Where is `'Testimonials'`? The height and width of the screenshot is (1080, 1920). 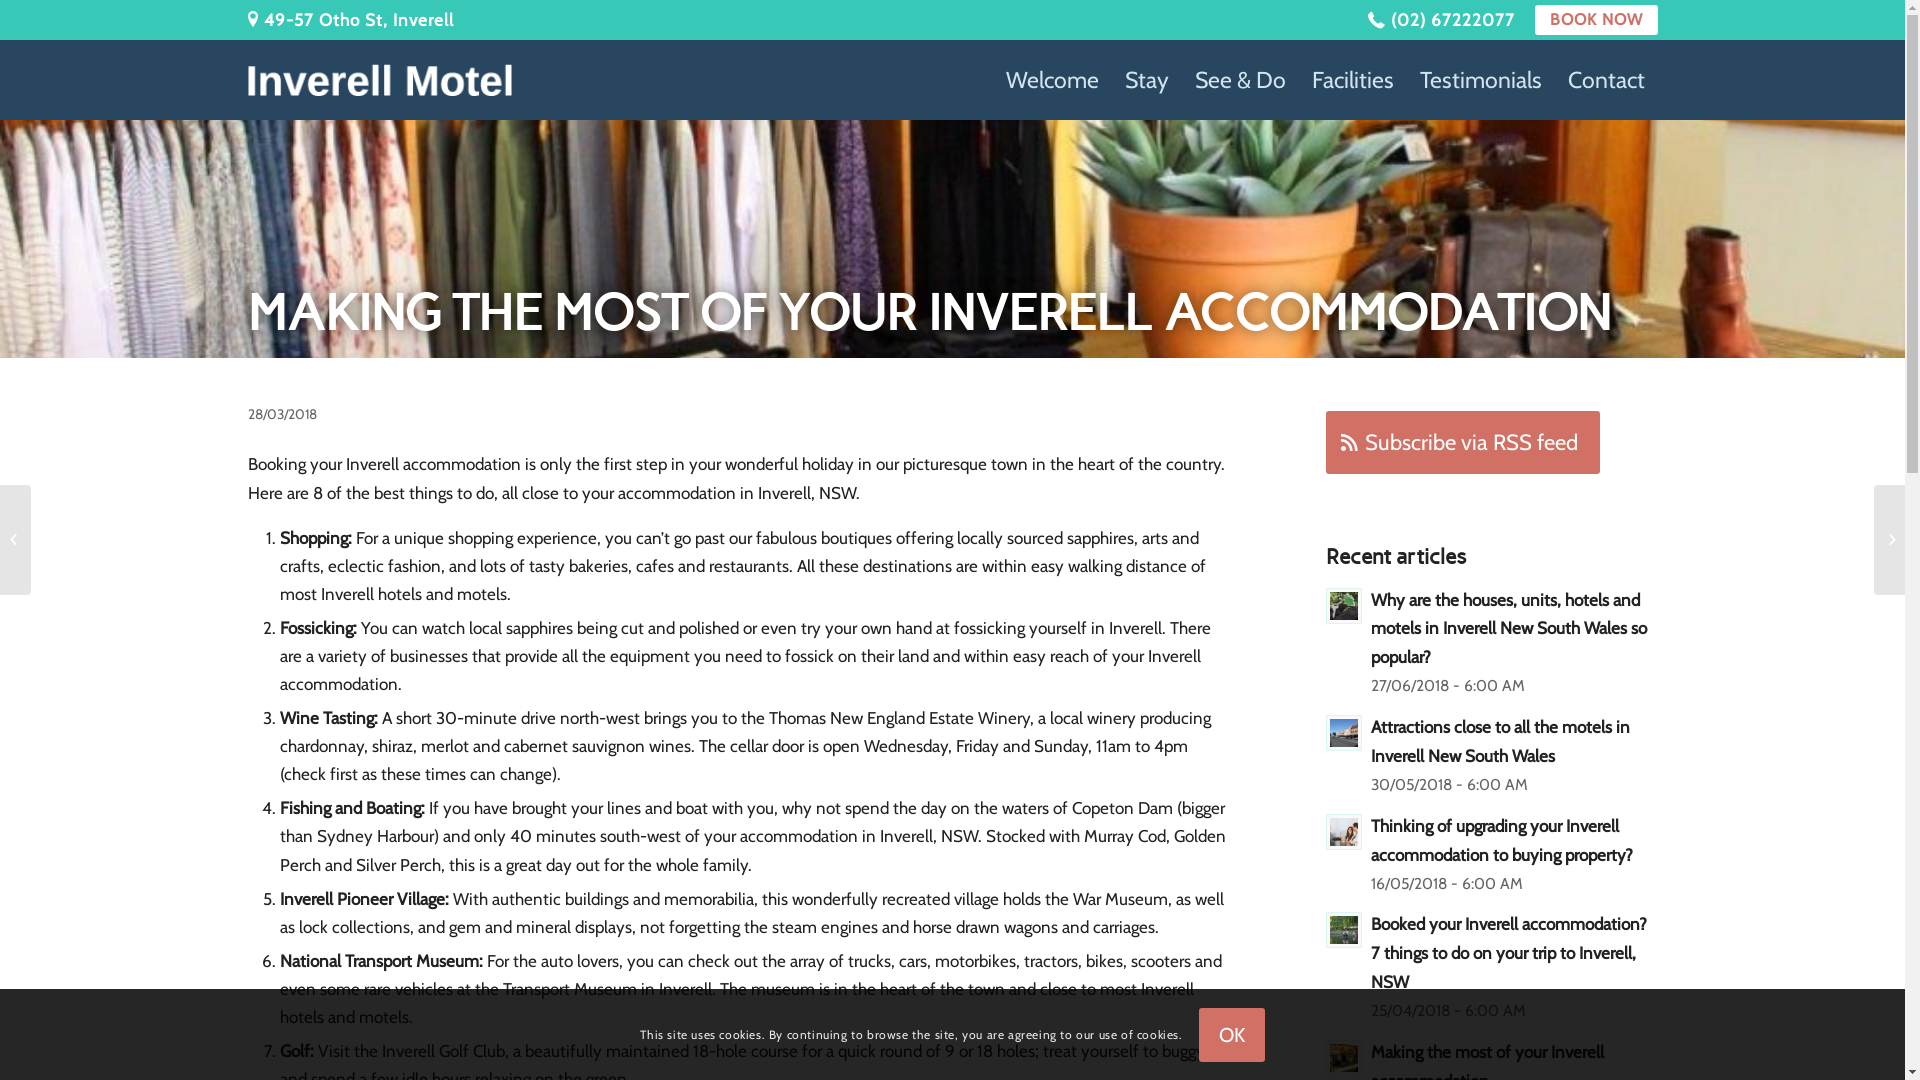
'Testimonials' is located at coordinates (1479, 79).